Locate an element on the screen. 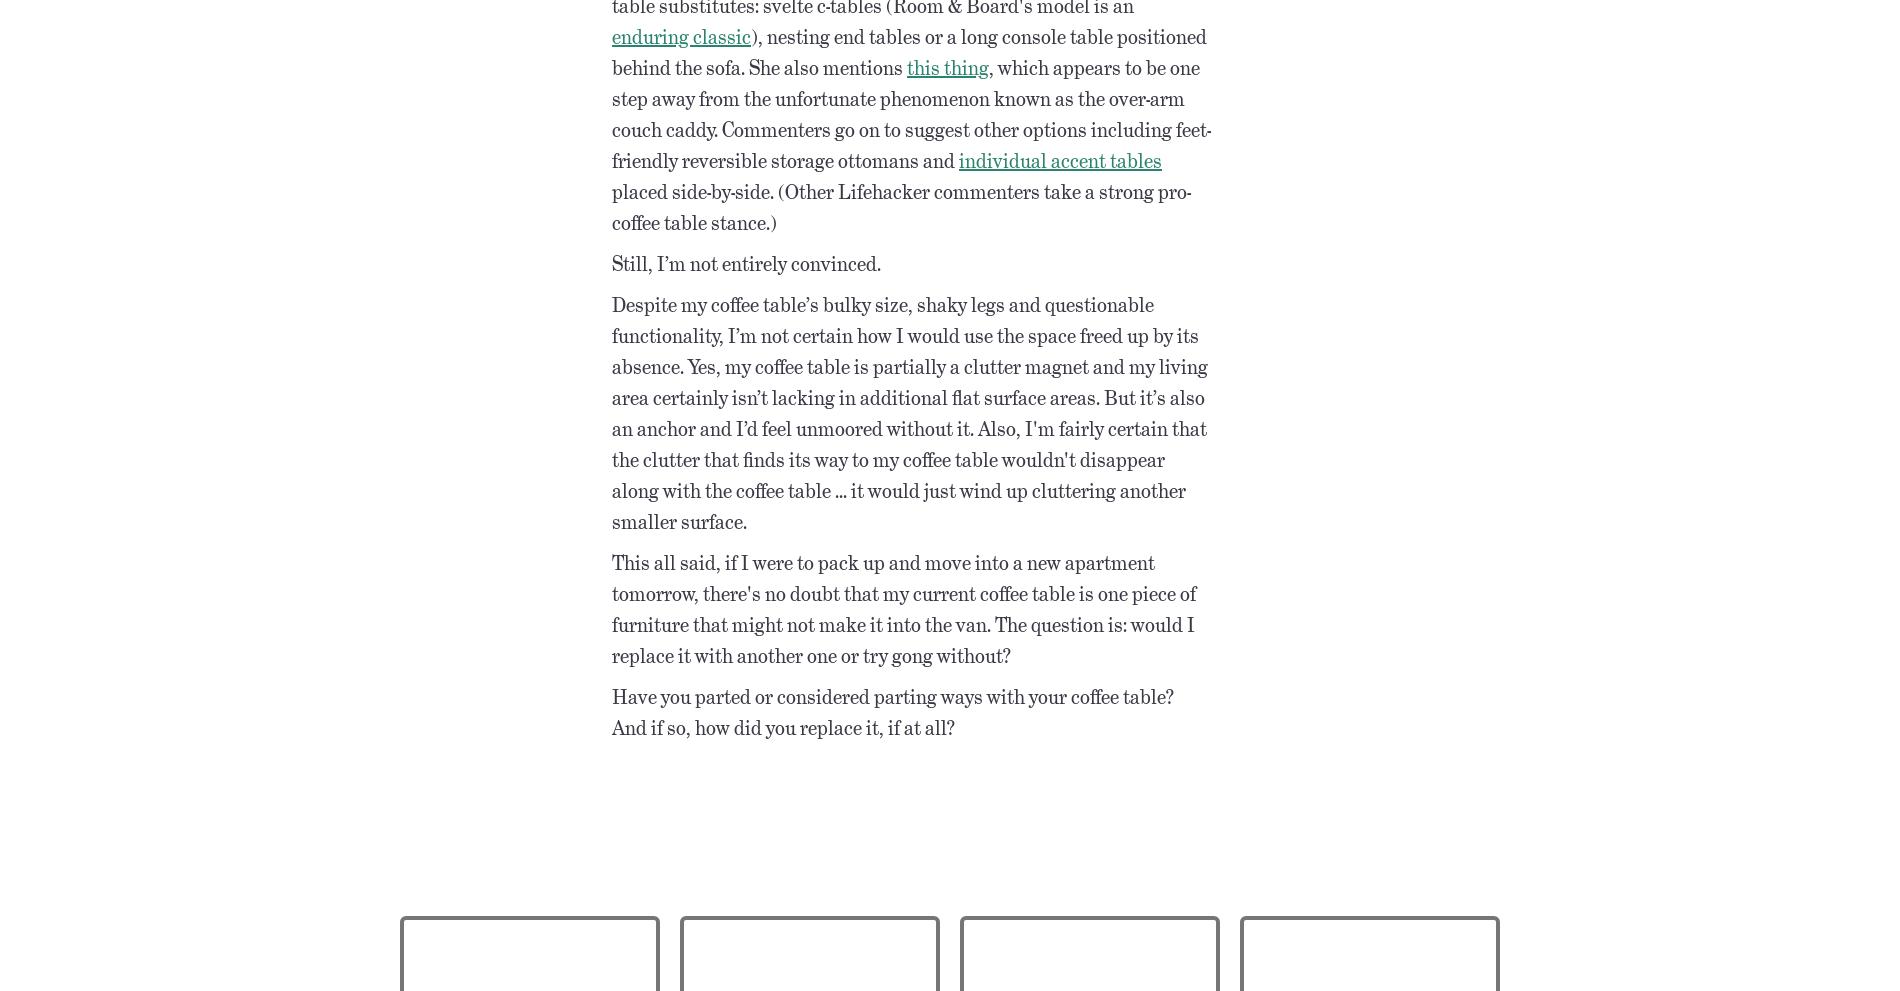 The width and height of the screenshot is (1900, 991). 'This all said, if I were to pack up and move into a new apartment tomorrow, there's no doubt that my current coffee table is one piece of furniture that might not make it into the van. The question is: would I replace it with another one or try gong without?' is located at coordinates (611, 608).